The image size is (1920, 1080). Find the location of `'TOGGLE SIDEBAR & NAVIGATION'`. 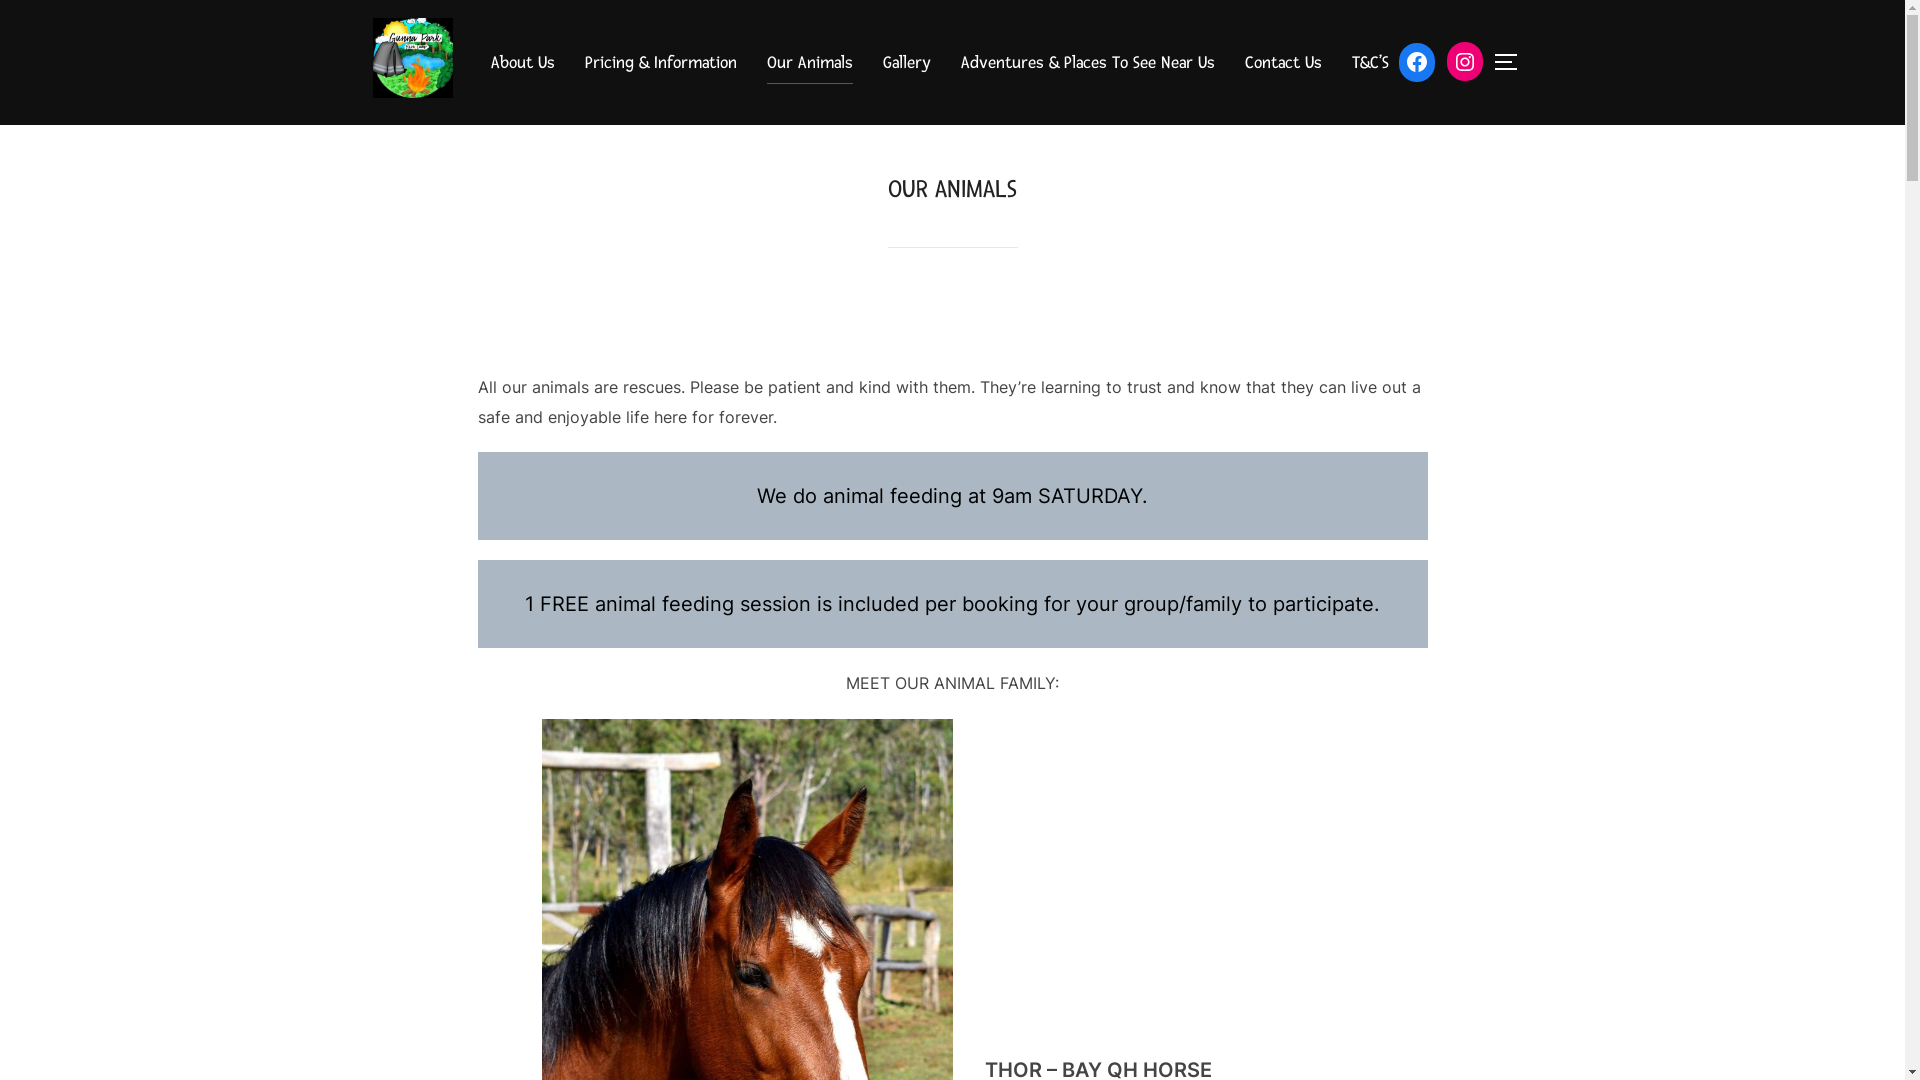

'TOGGLE SIDEBAR & NAVIGATION' is located at coordinates (1512, 60).